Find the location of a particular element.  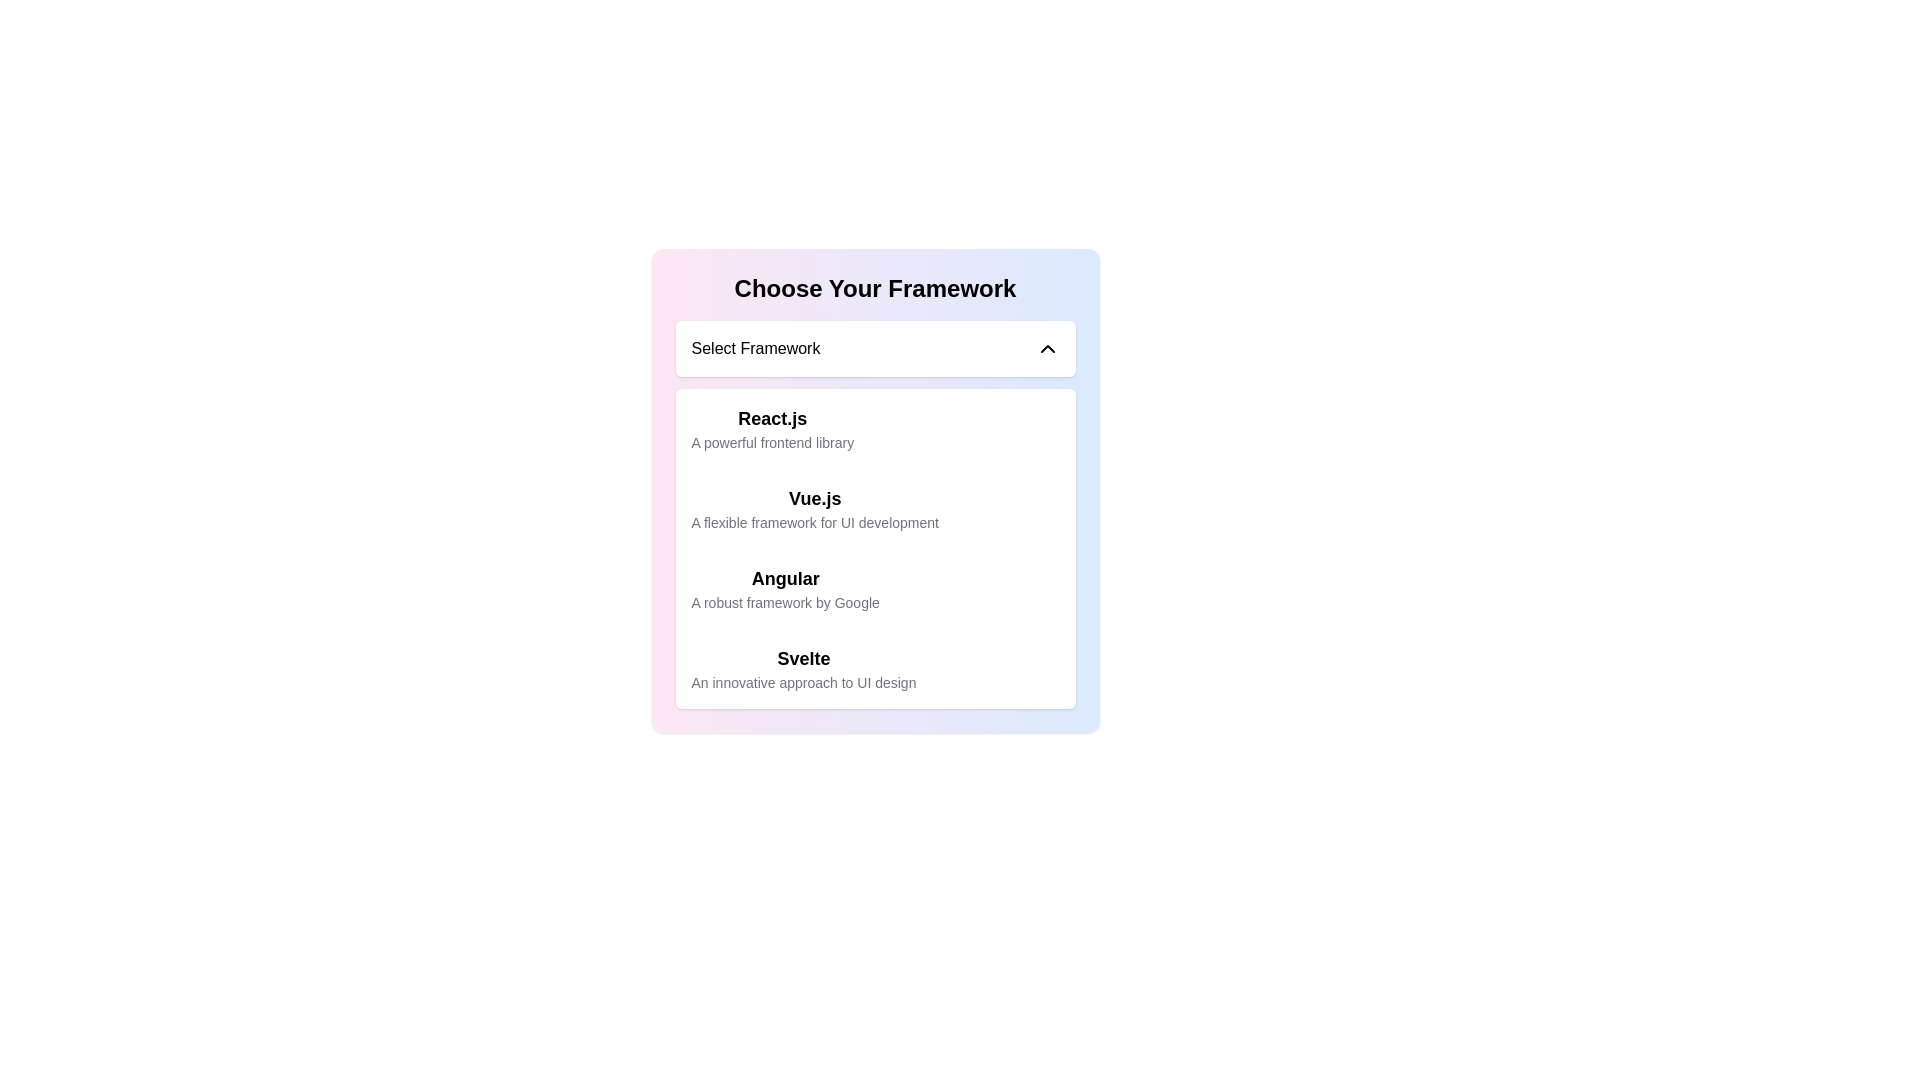

the text label that reads 'A powerful frontend library', which is styled in gray and positioned below the header 'React.js' in the card-styled panel labeled 'Choose Your Framework' is located at coordinates (771, 442).